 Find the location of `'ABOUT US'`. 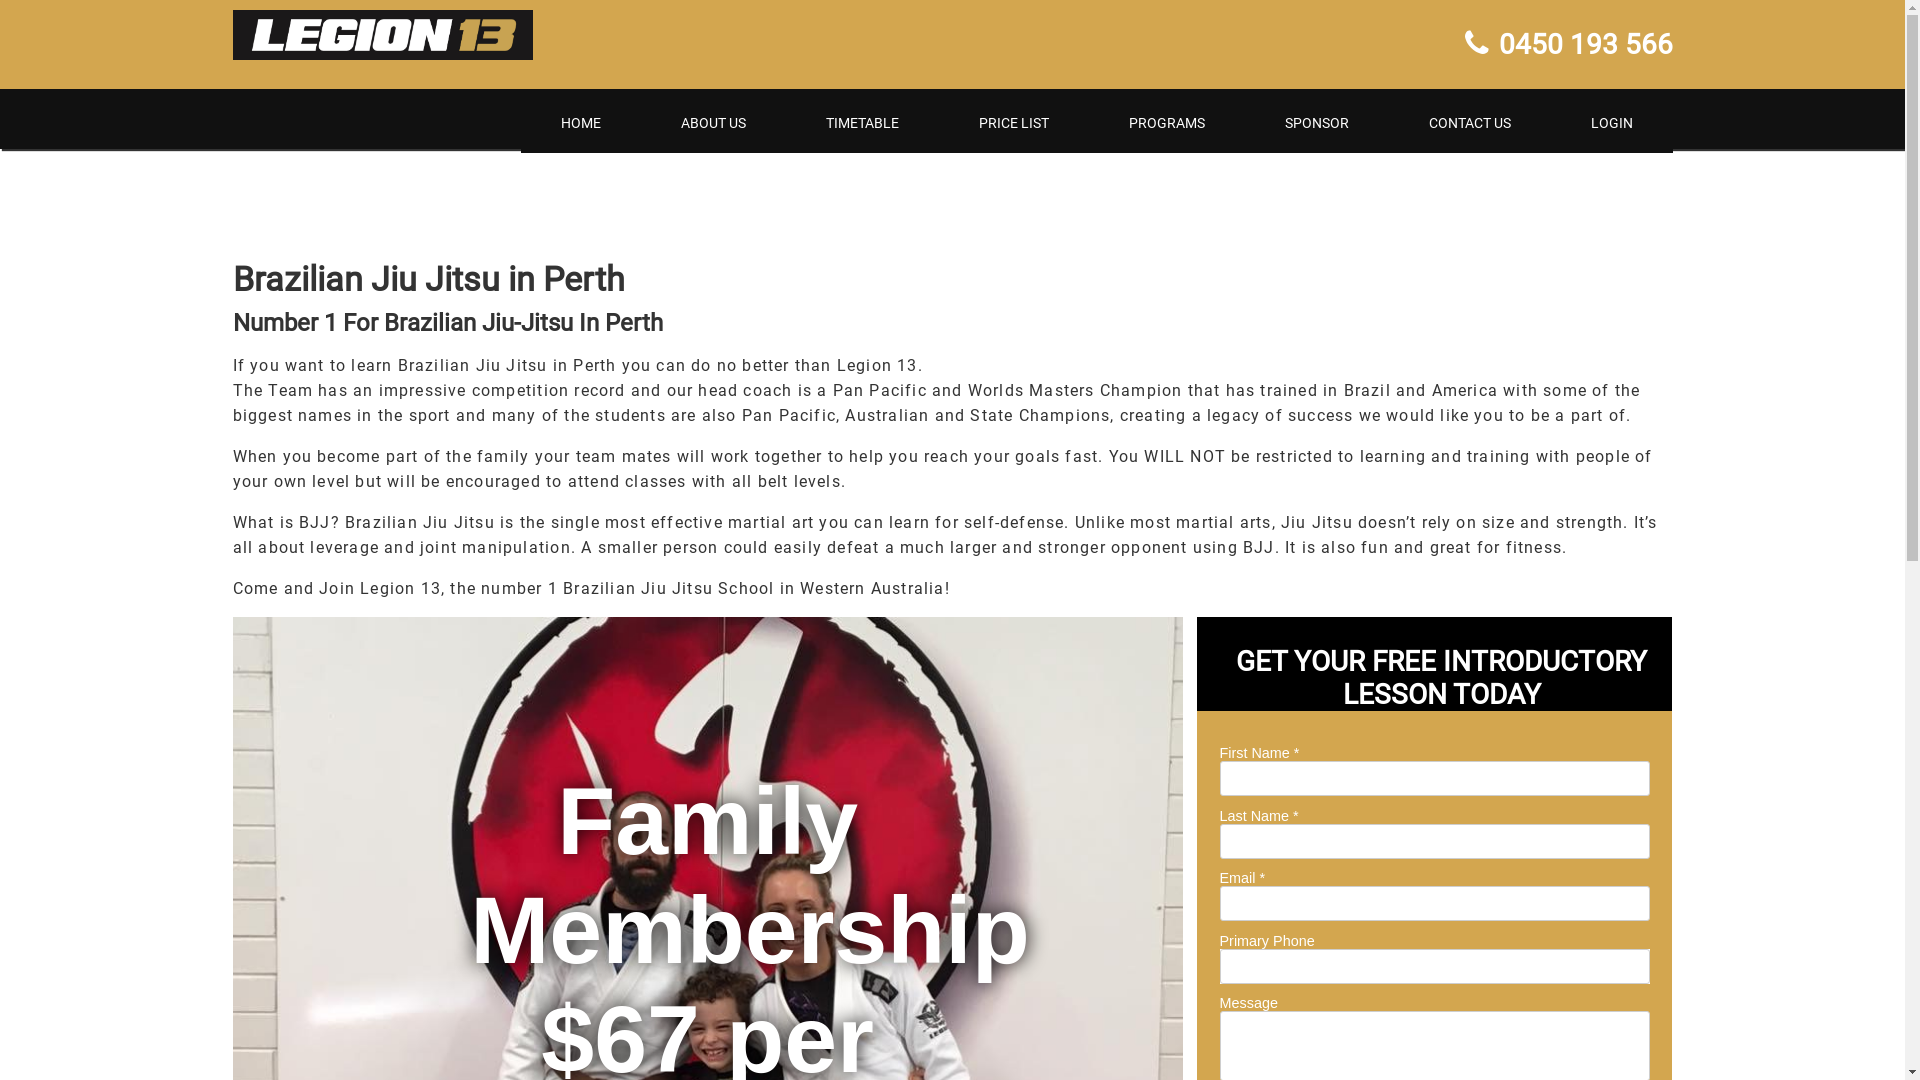

'ABOUT US' is located at coordinates (712, 123).